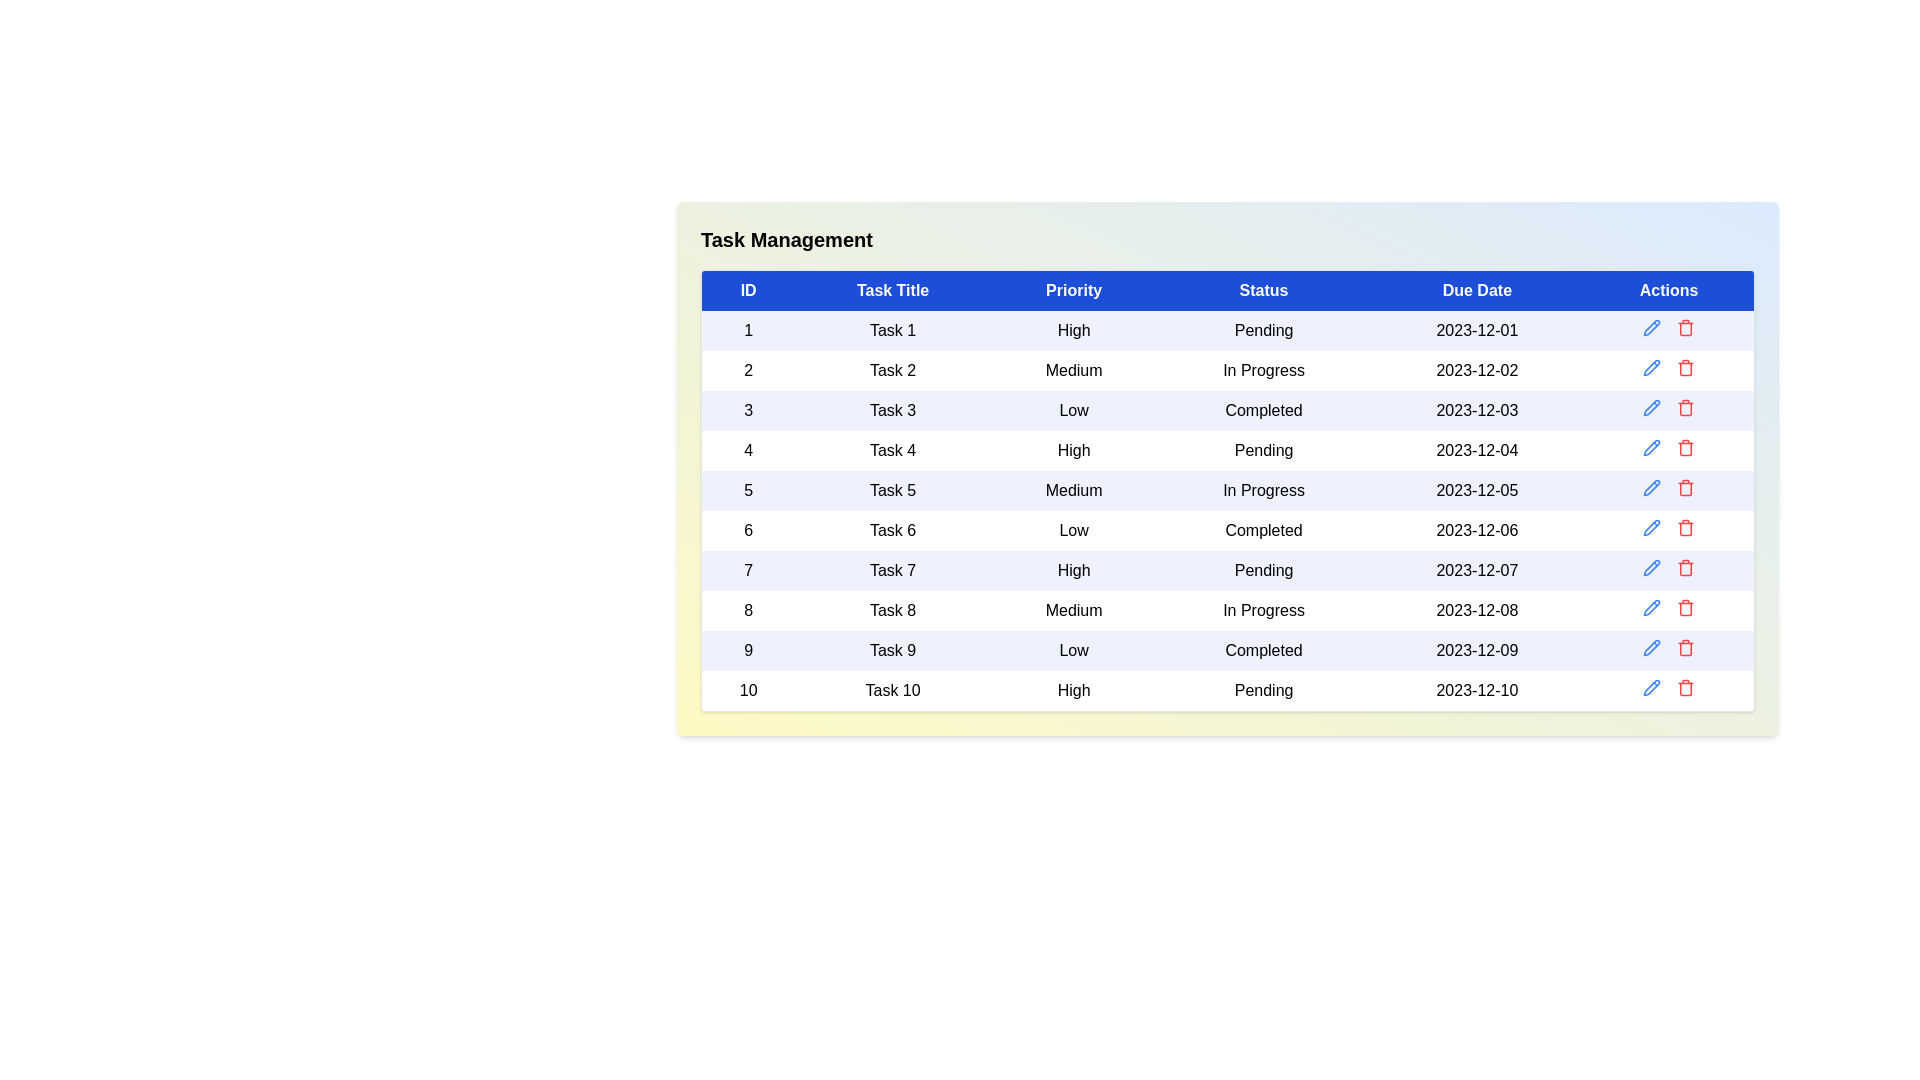 Image resolution: width=1920 pixels, height=1080 pixels. I want to click on the Status header to sort the table by that column, so click(1262, 290).